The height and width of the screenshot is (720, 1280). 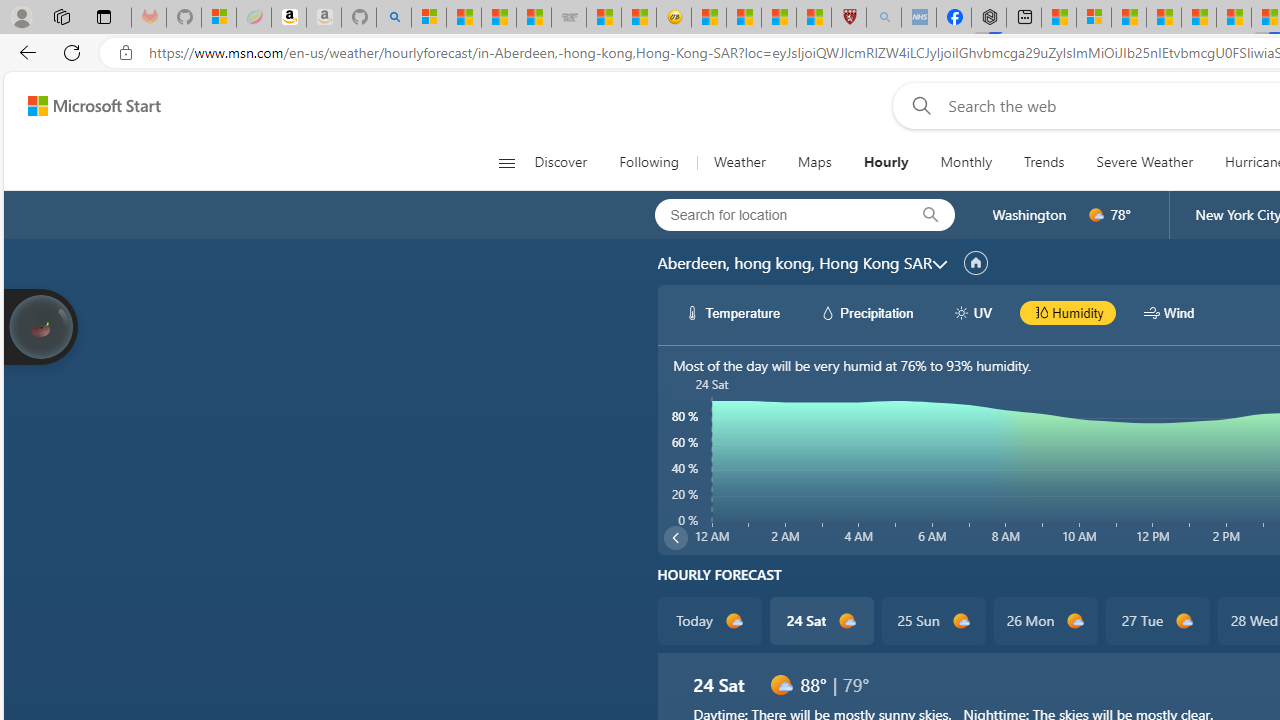 What do you see at coordinates (40, 326) in the screenshot?
I see `'Join us in planting real trees to help our planet!'` at bounding box center [40, 326].